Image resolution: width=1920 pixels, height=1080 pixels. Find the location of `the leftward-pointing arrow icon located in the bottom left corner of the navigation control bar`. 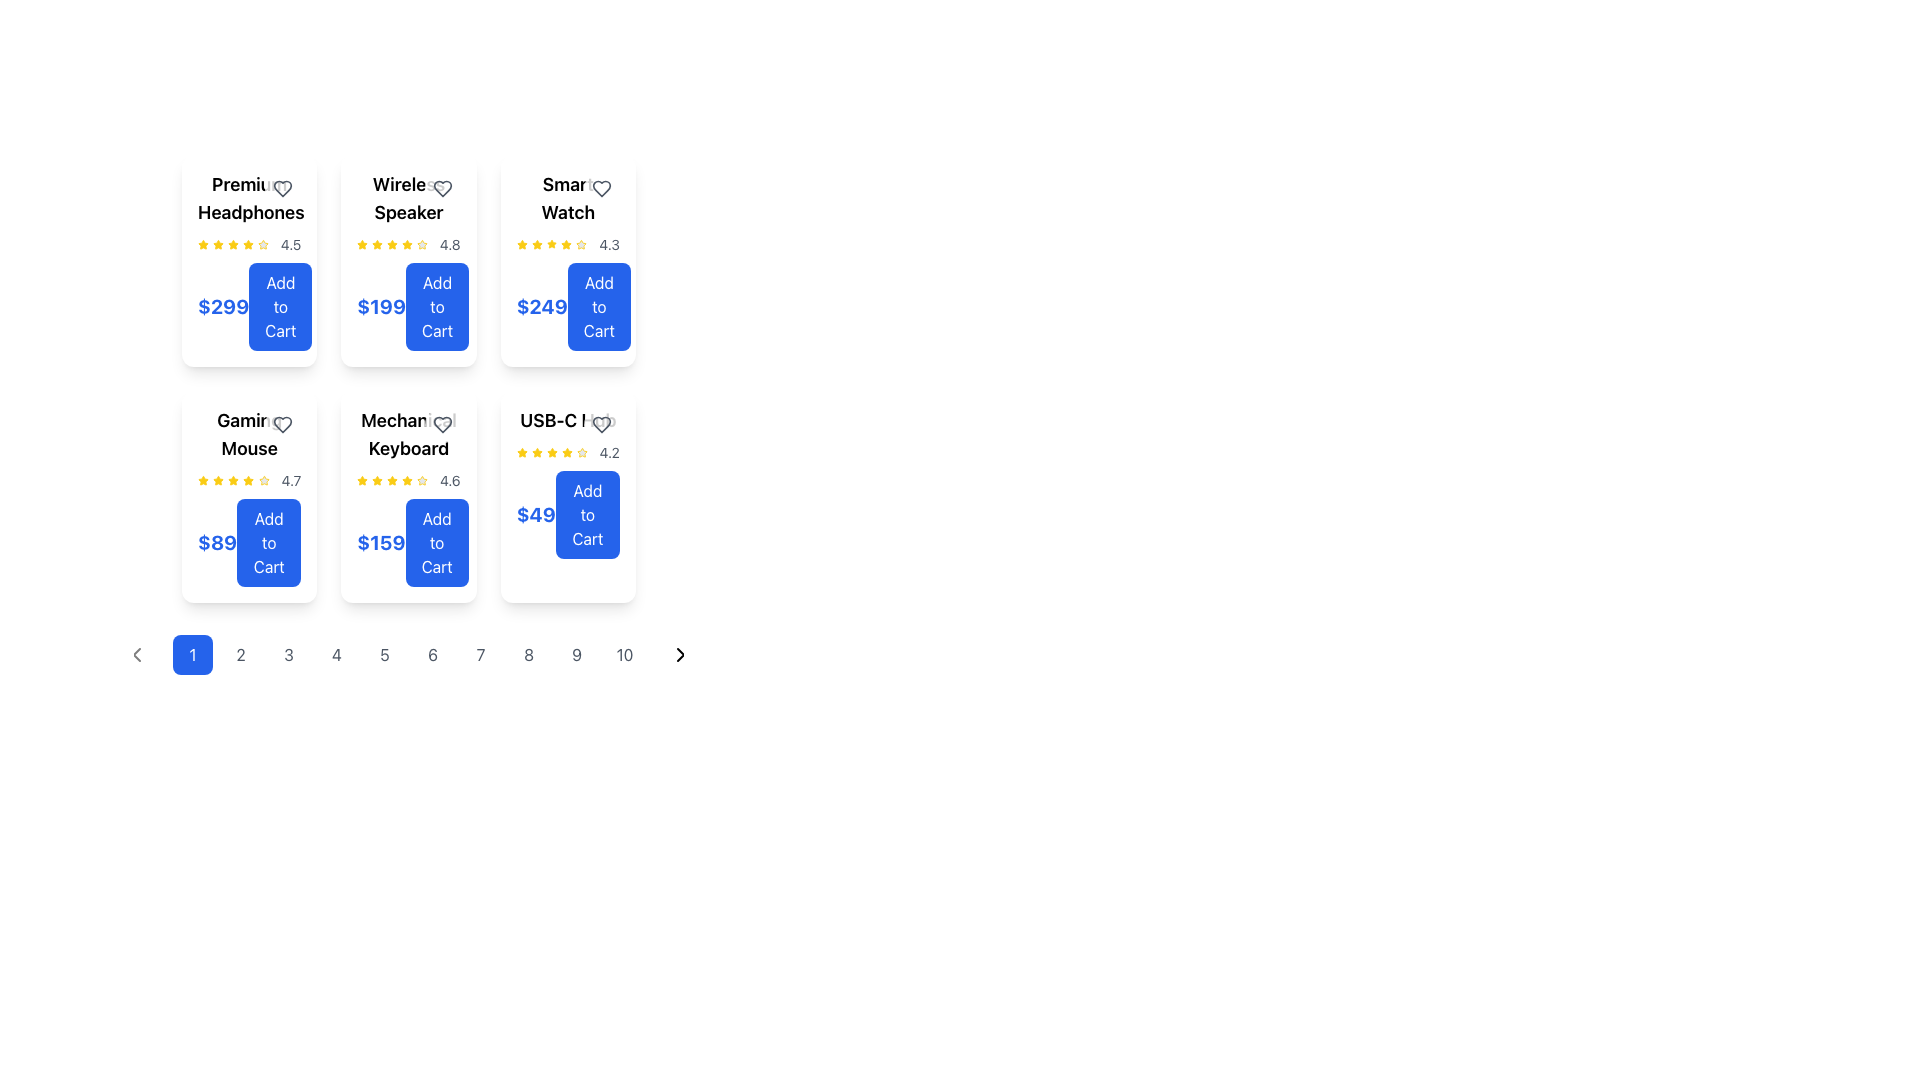

the leftward-pointing arrow icon located in the bottom left corner of the navigation control bar is located at coordinates (136, 655).